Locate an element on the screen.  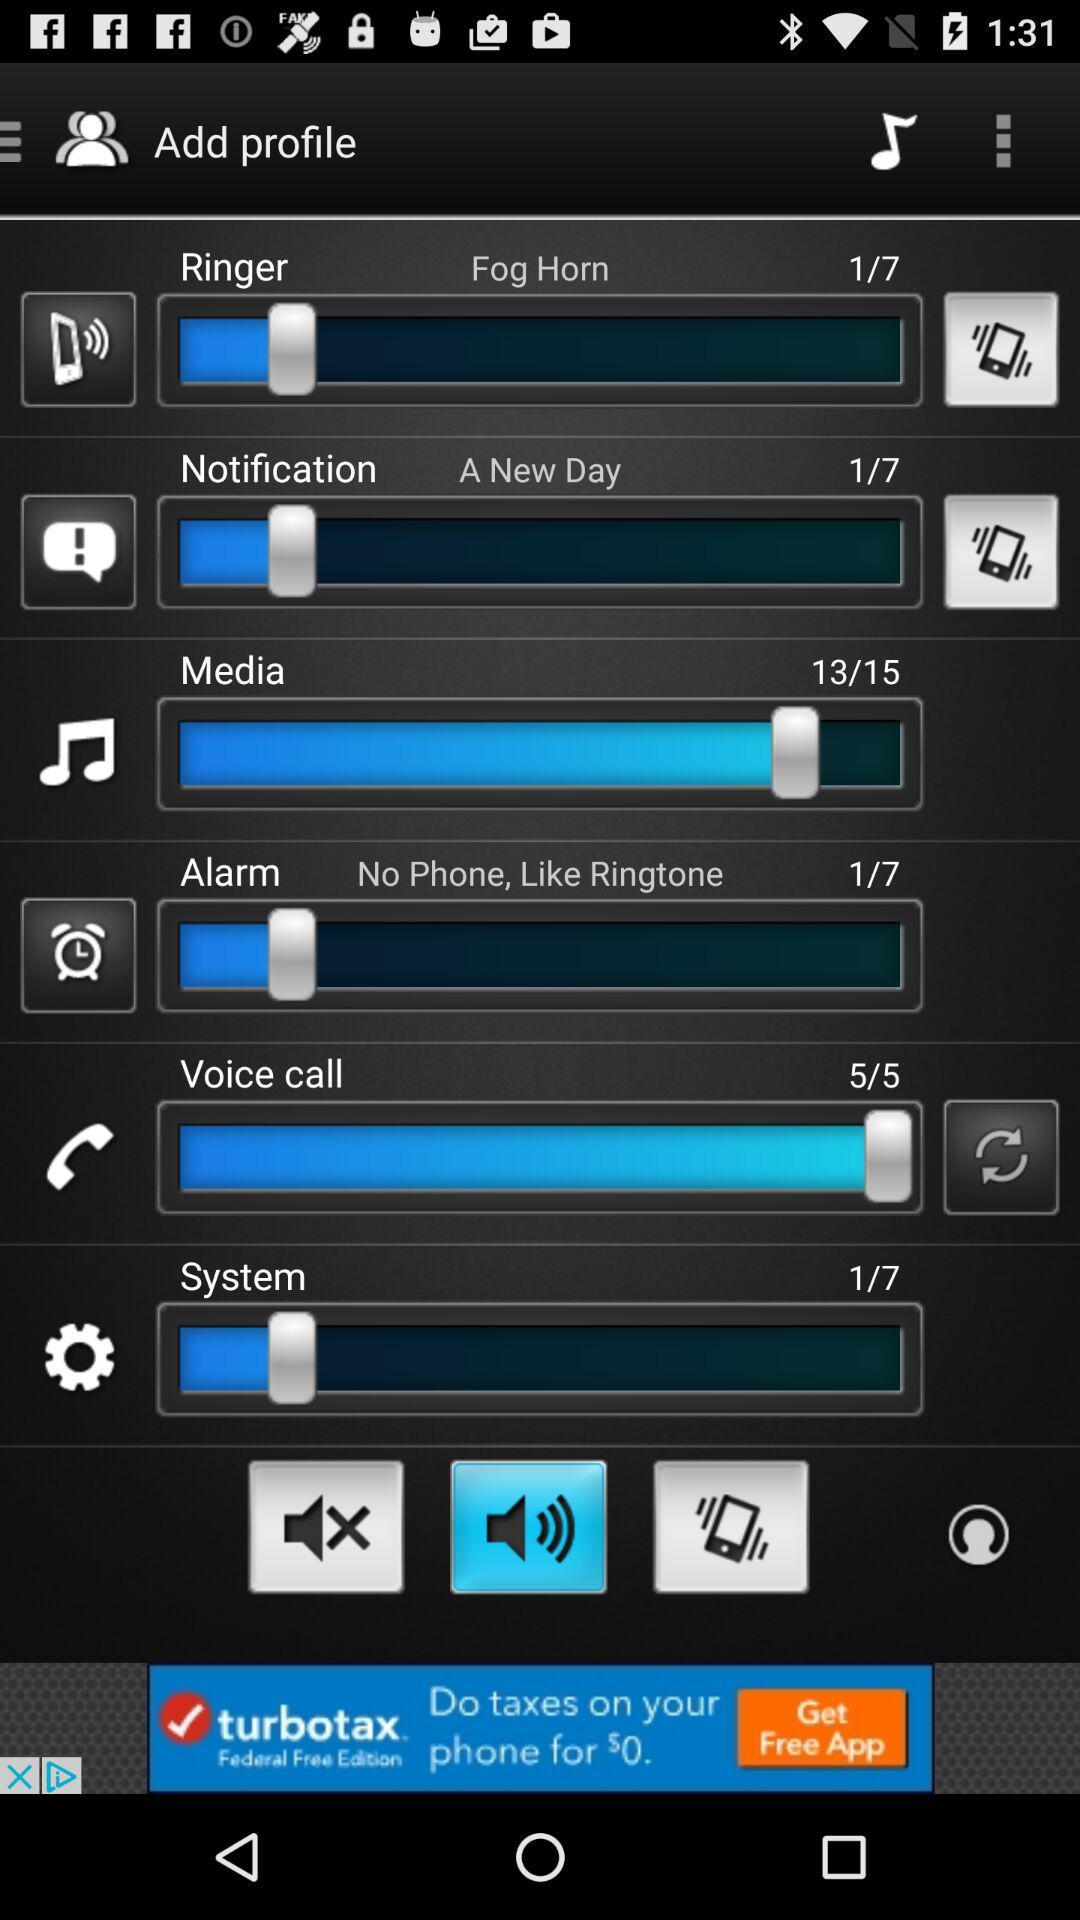
advertisements button is located at coordinates (540, 1727).